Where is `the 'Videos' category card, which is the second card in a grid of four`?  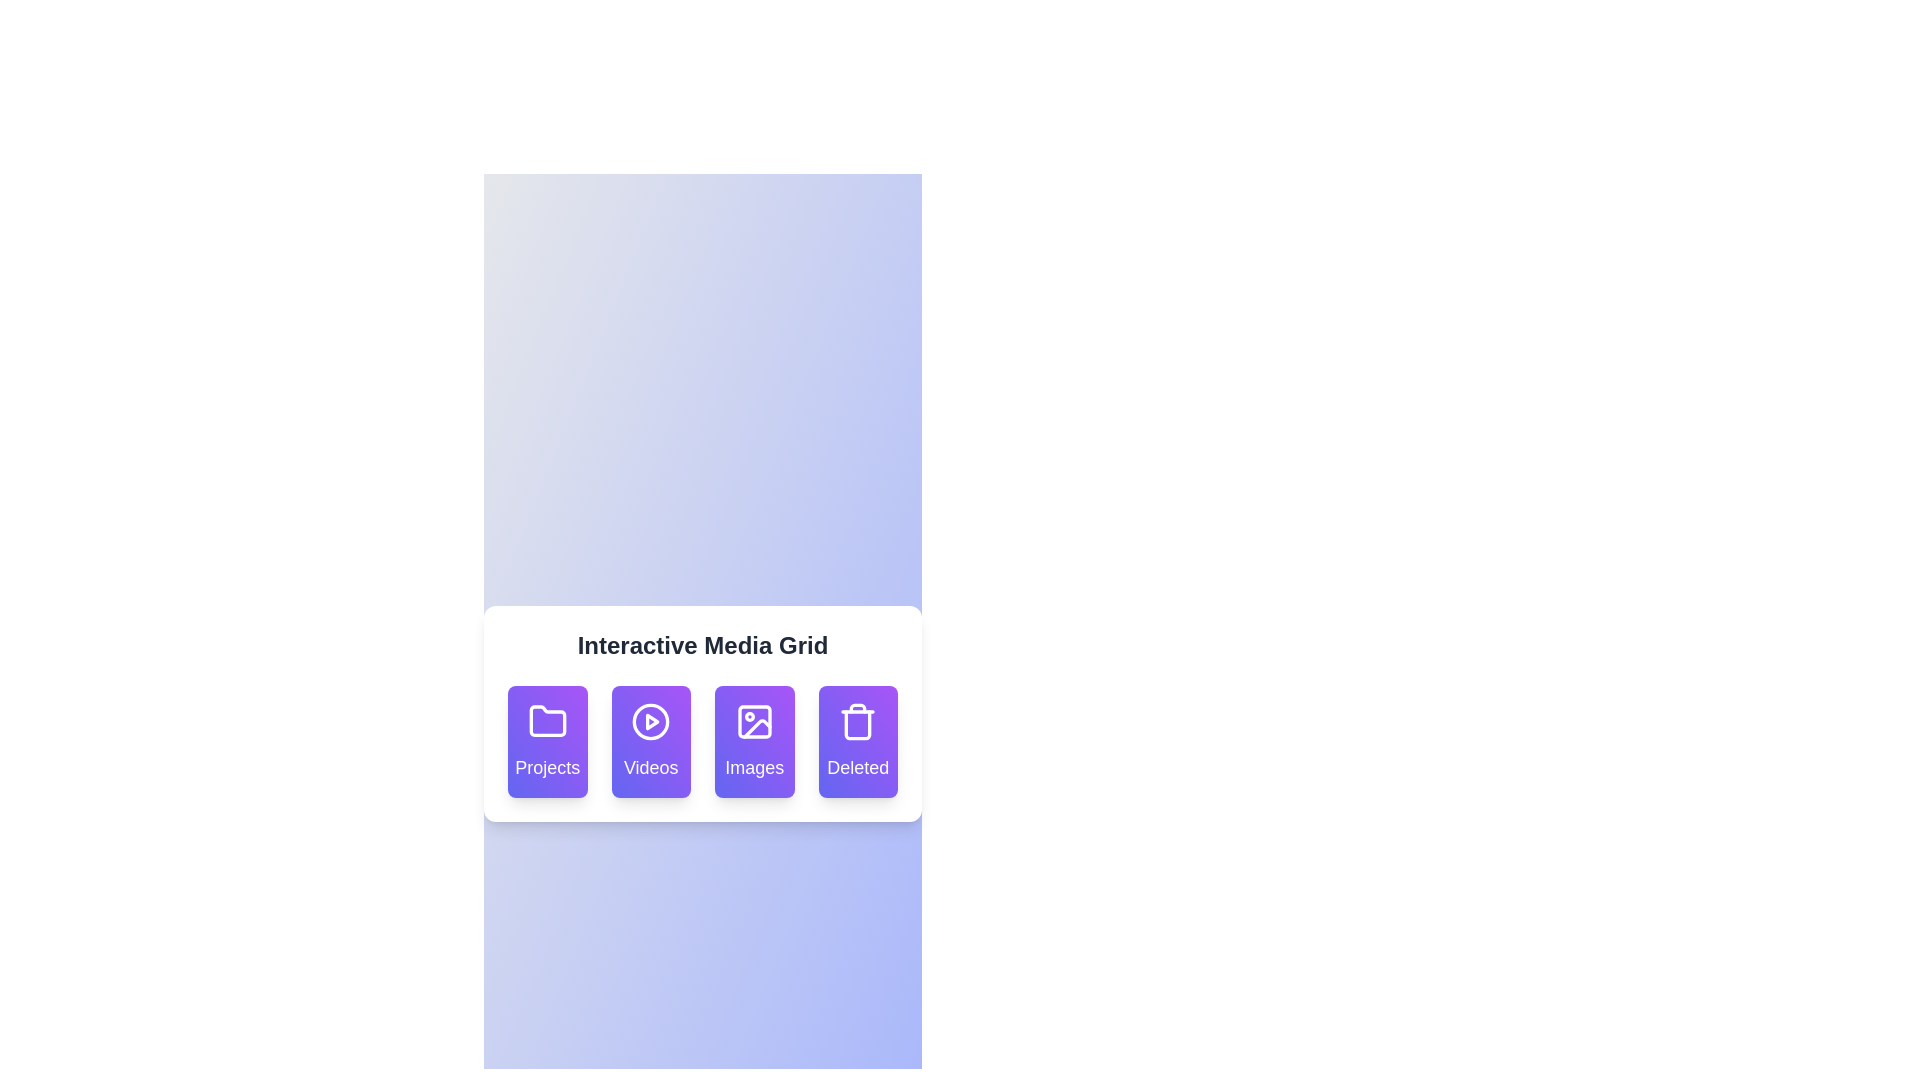
the 'Videos' category card, which is the second card in a grid of four is located at coordinates (651, 741).